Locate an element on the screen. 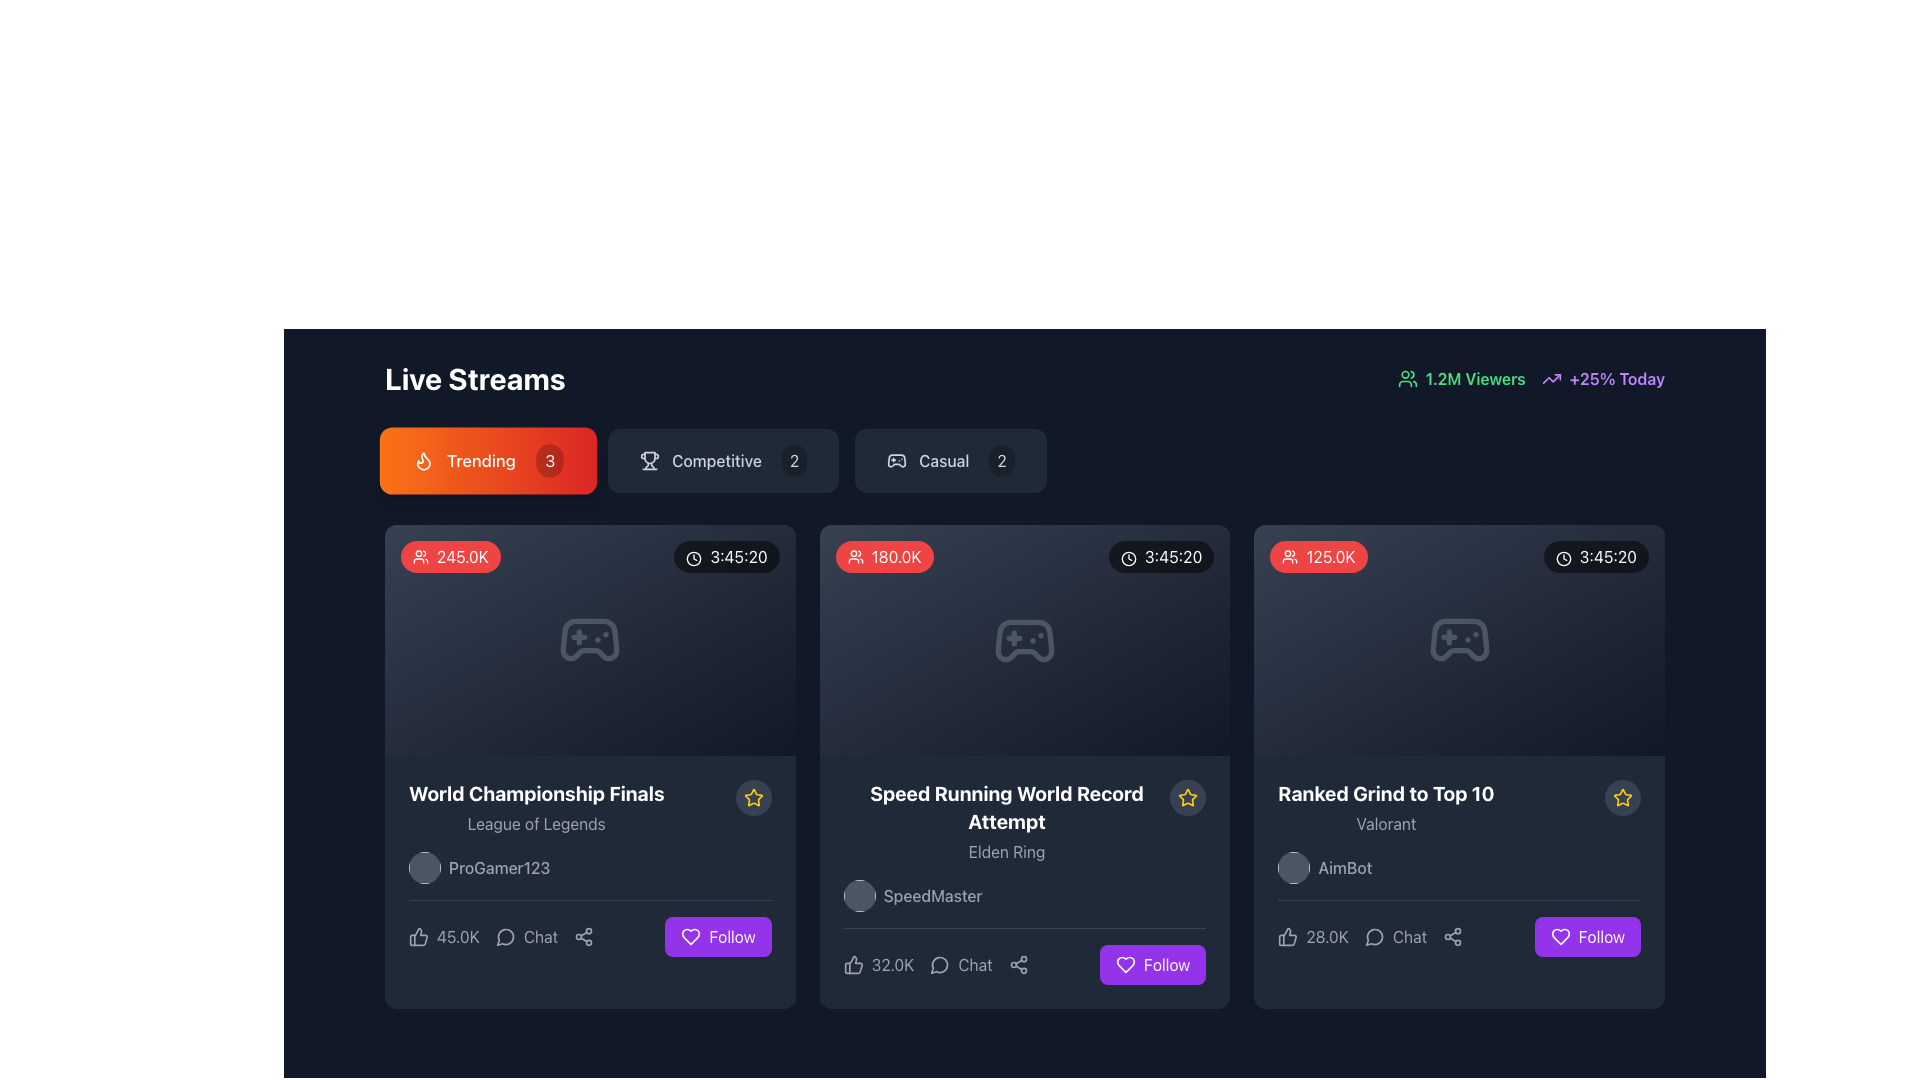  the heart-shaped purple icon located inside the 'Follow' button, which features rounded corners and white 'Follow' text, situated at the bottom-right section of the 'World Championship Finals' content card is located at coordinates (691, 937).